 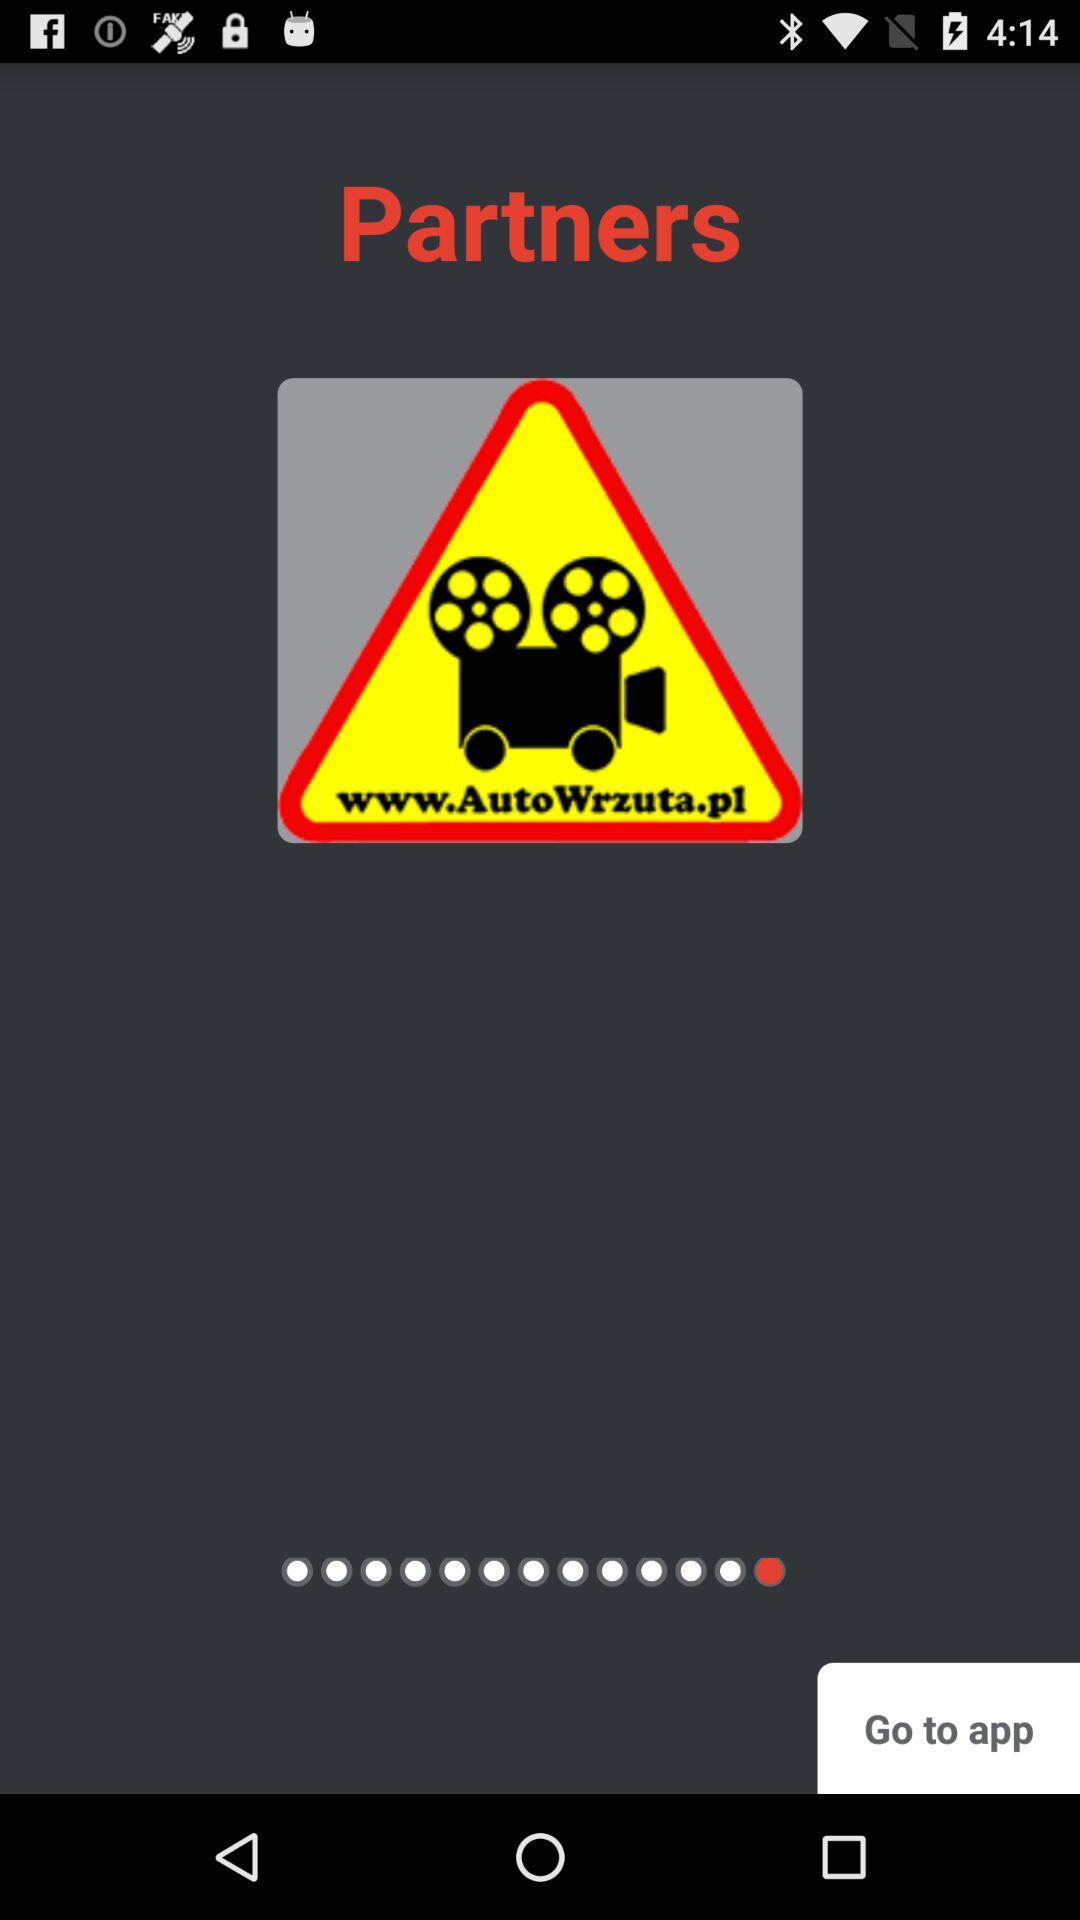 What do you see at coordinates (947, 1727) in the screenshot?
I see `go to app button` at bounding box center [947, 1727].